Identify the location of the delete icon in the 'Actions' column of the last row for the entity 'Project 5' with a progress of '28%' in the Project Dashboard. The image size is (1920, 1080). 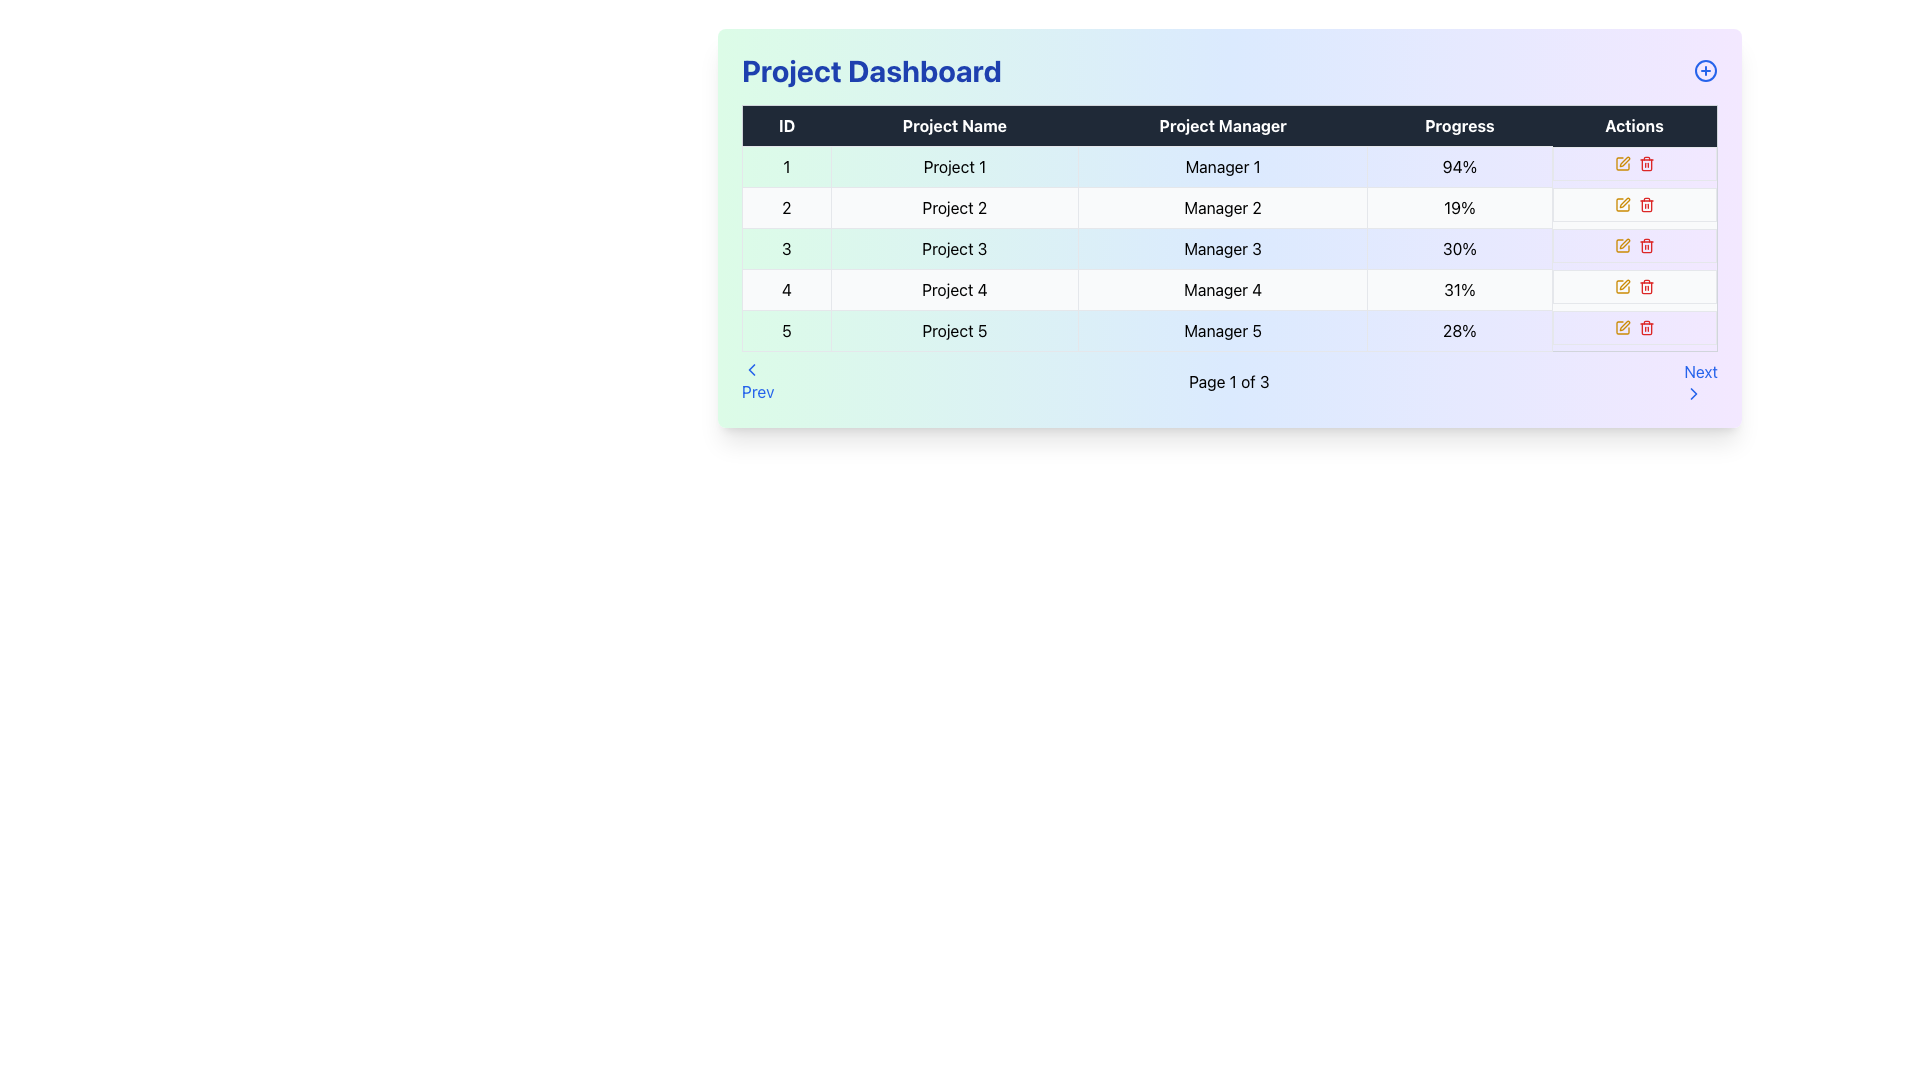
(1634, 326).